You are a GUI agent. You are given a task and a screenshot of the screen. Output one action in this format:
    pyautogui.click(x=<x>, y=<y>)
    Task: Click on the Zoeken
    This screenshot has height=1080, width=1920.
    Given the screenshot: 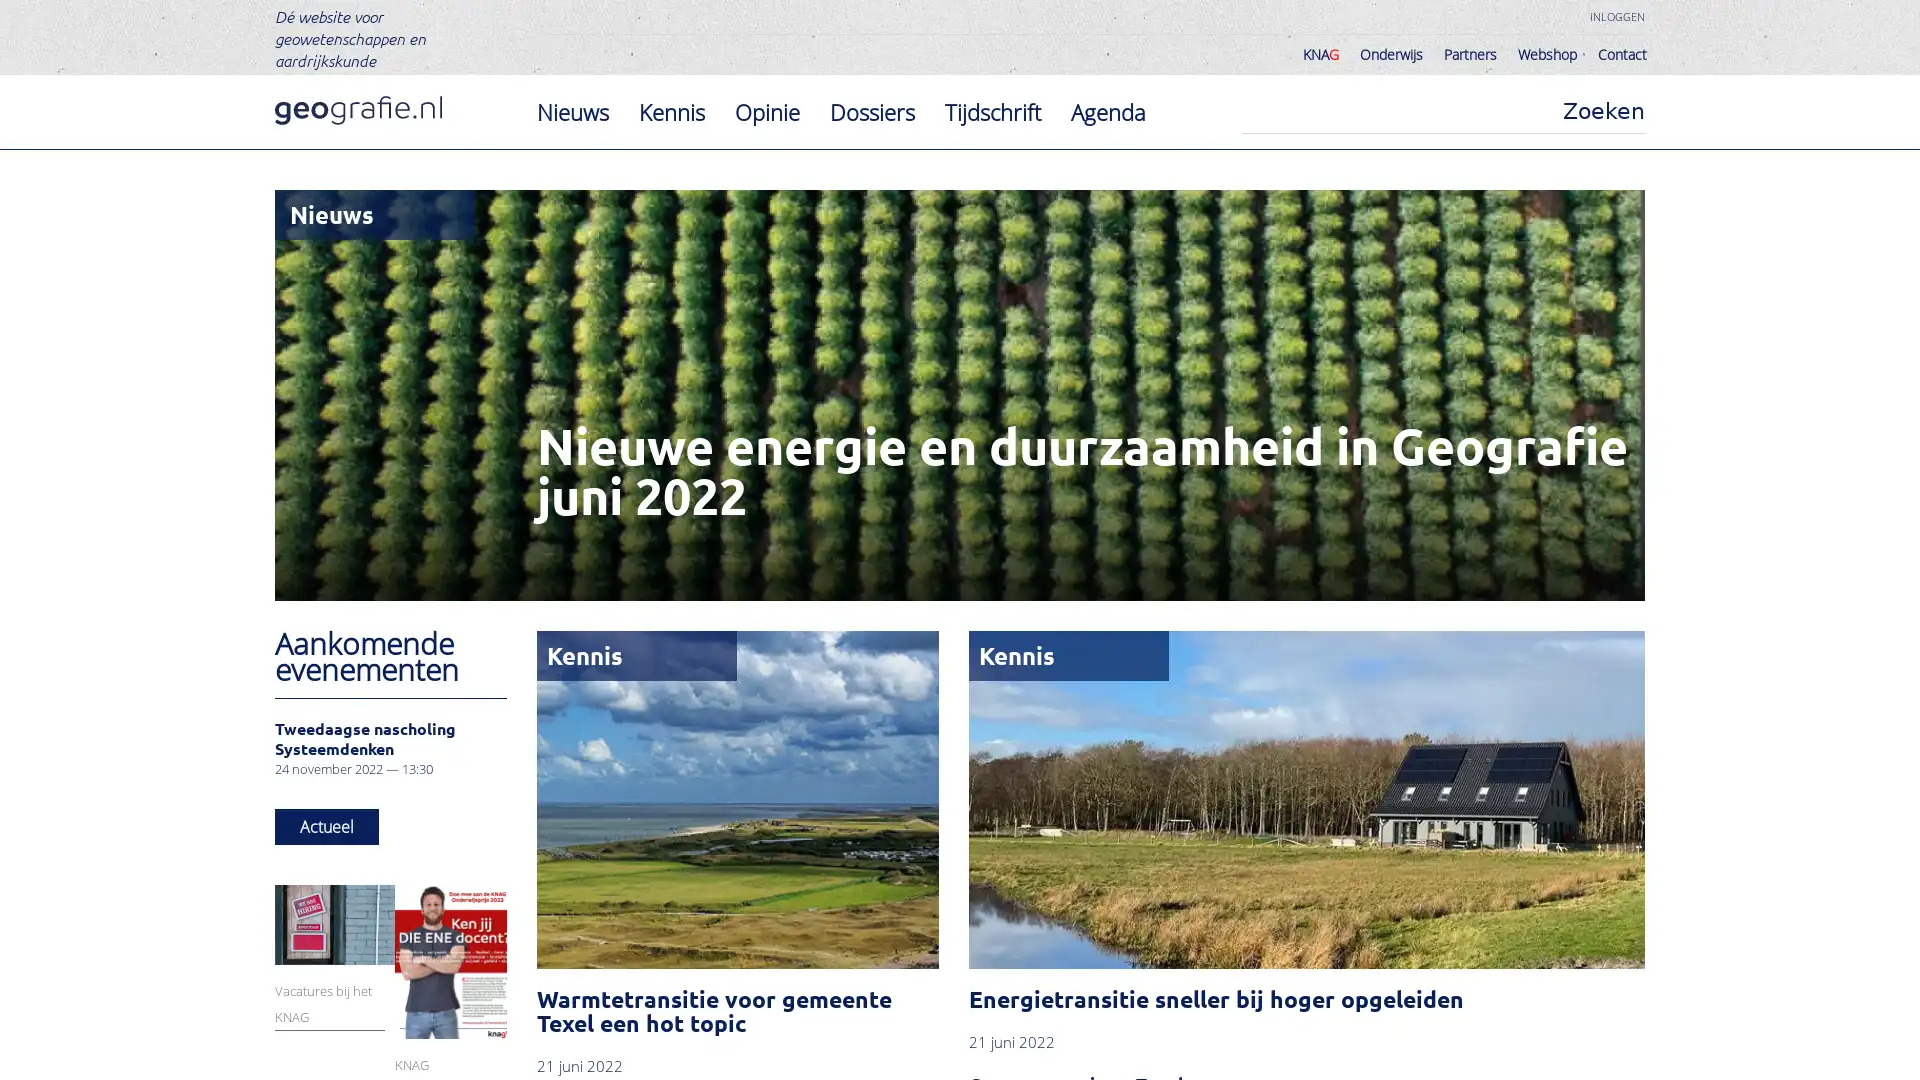 What is the action you would take?
    pyautogui.click(x=1603, y=111)
    